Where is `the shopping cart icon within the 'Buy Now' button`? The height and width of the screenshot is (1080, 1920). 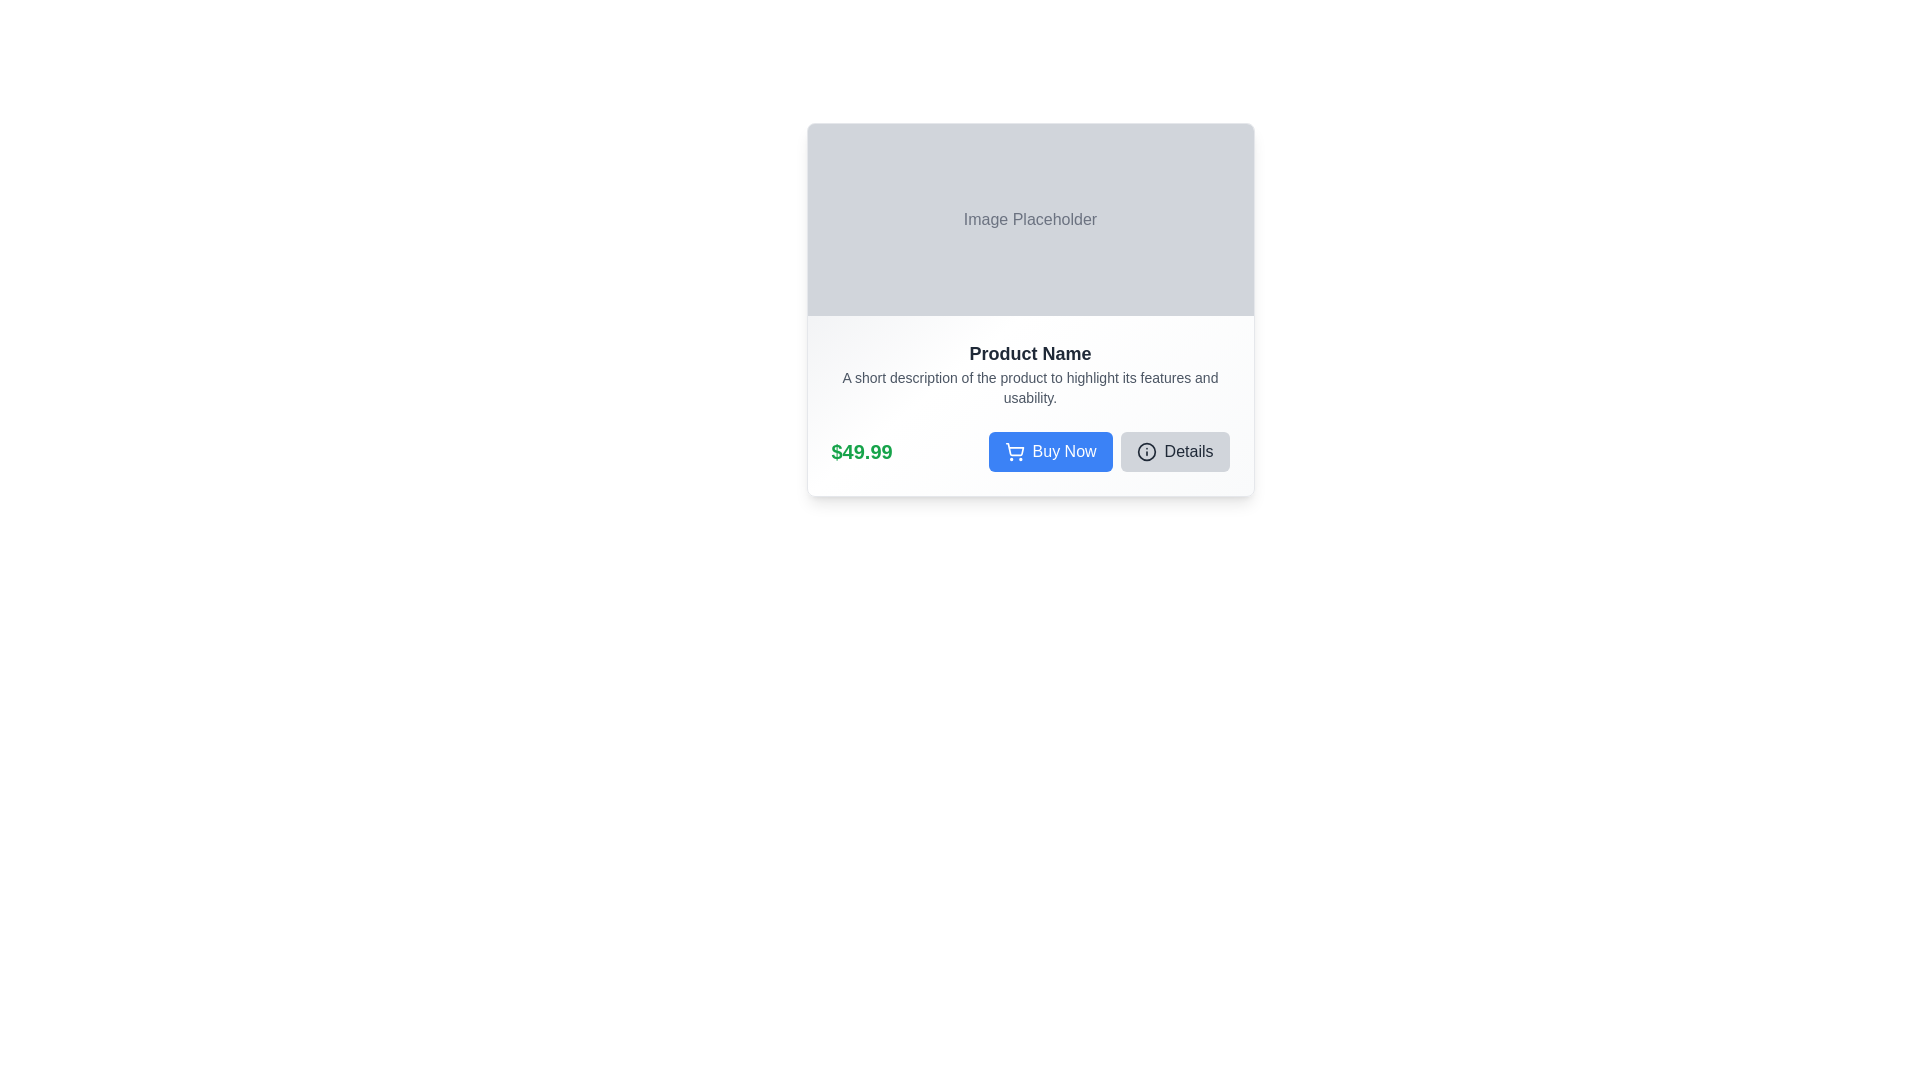
the shopping cart icon within the 'Buy Now' button is located at coordinates (1014, 451).